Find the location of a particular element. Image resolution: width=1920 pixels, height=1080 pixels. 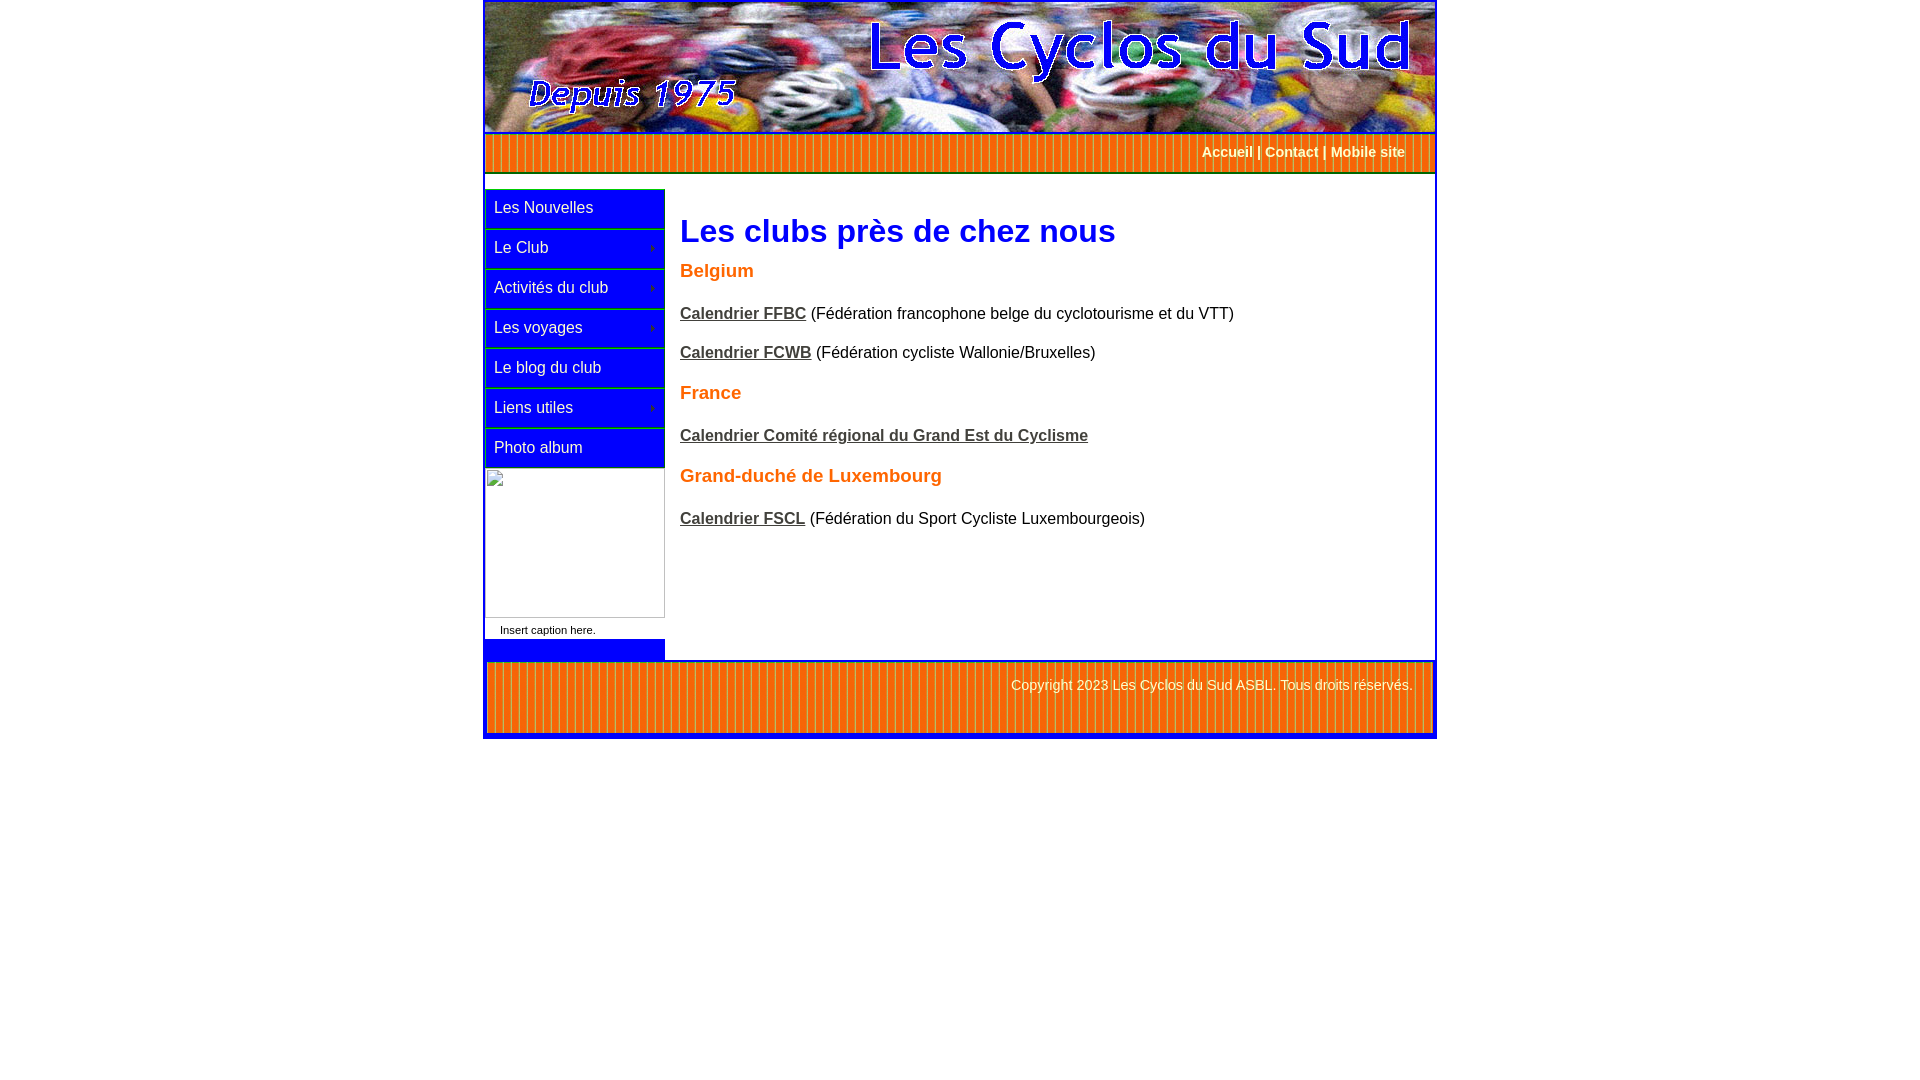

'Le blog du club' is located at coordinates (574, 367).